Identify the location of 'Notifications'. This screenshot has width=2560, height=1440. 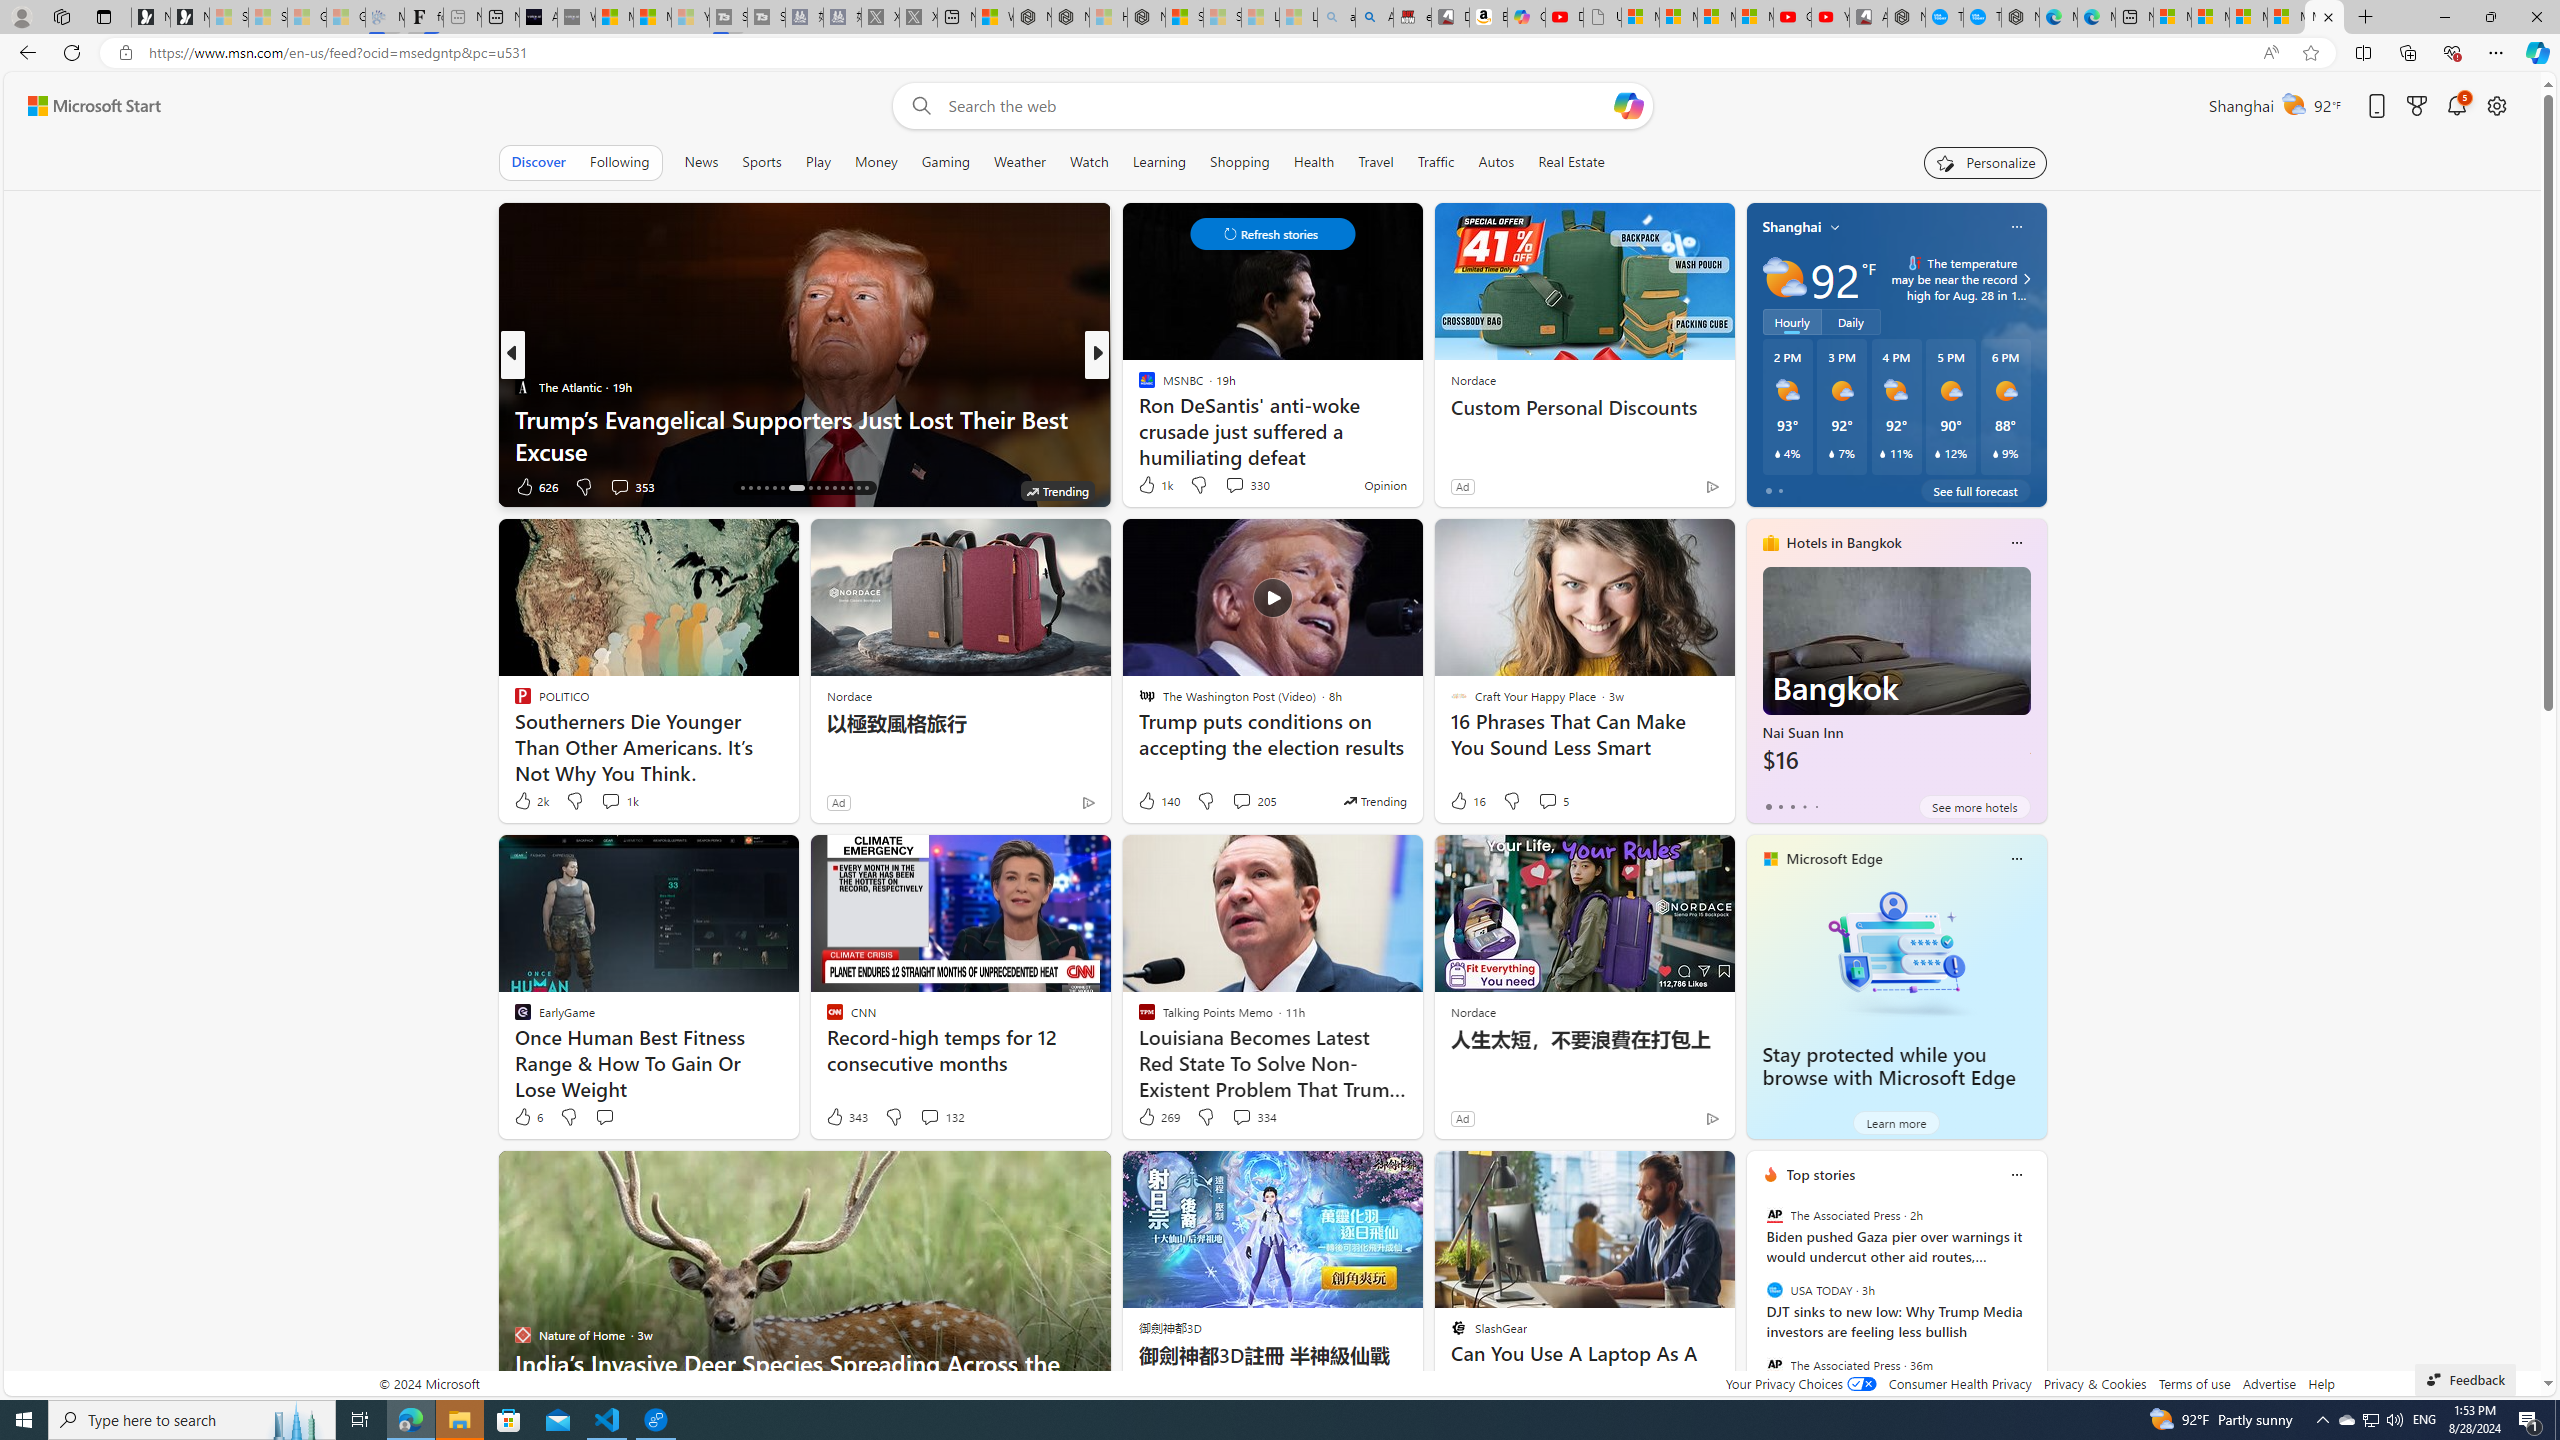
(2457, 106).